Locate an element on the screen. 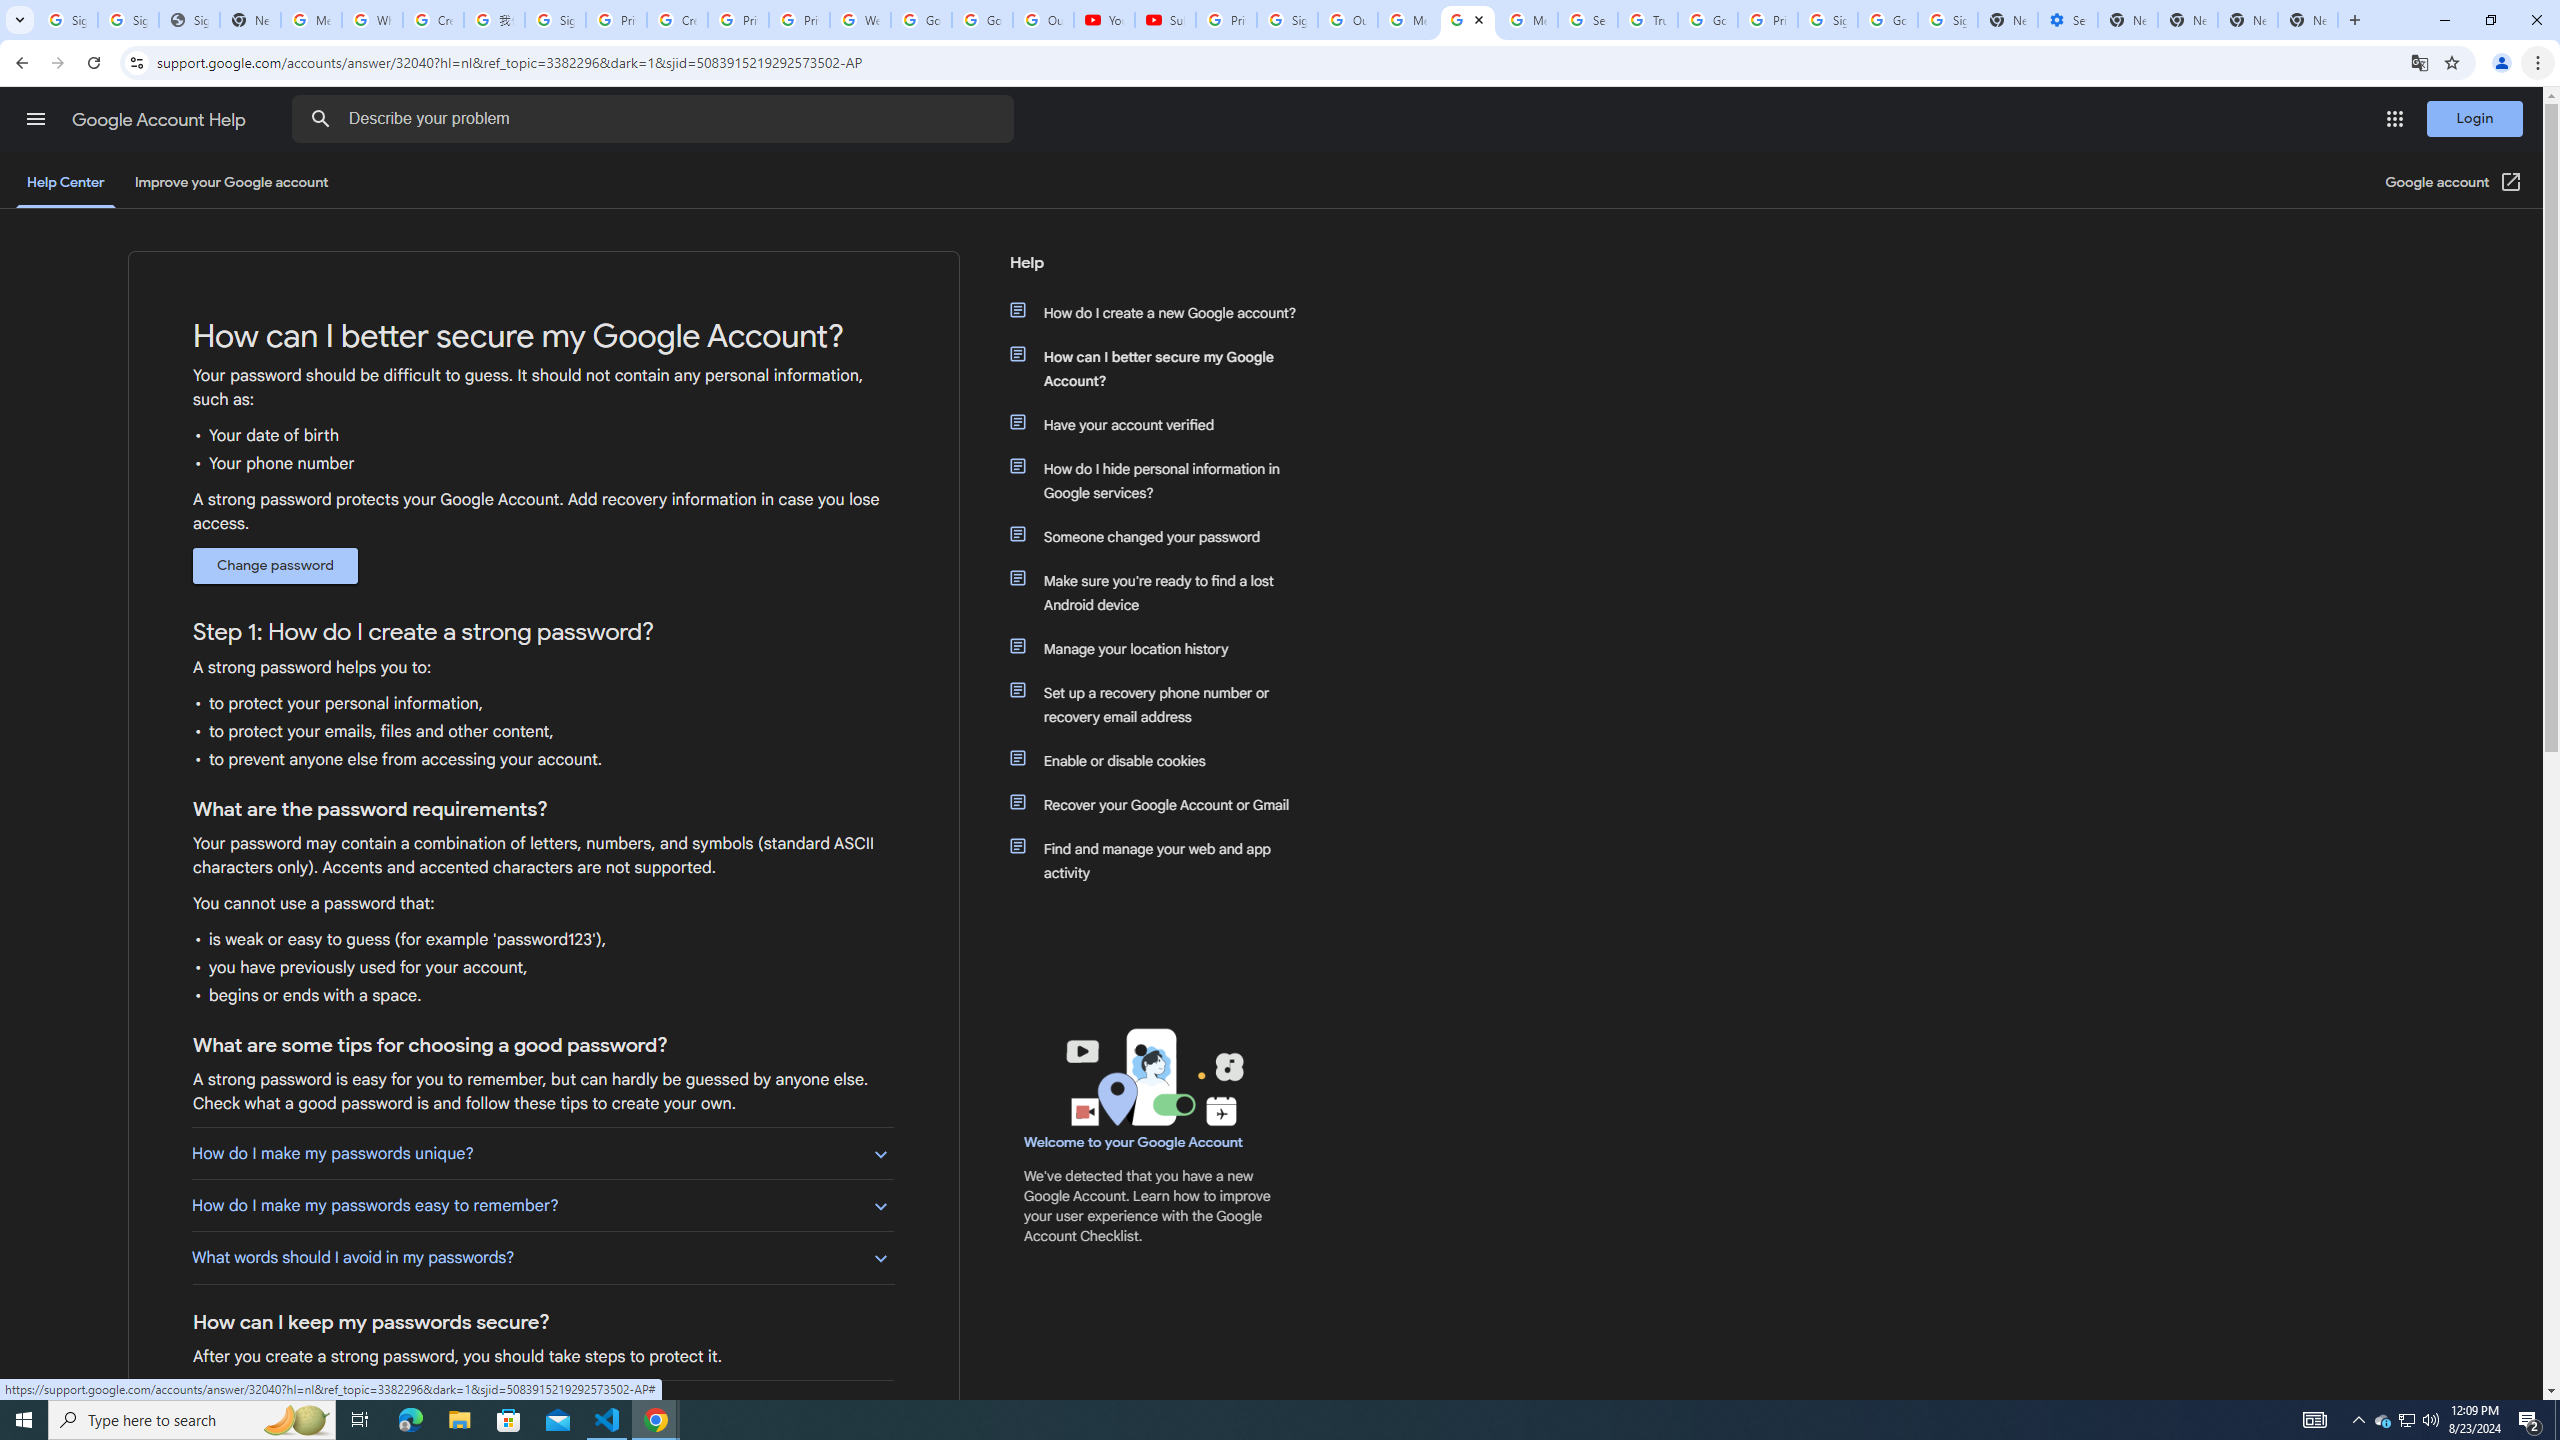 This screenshot has width=2560, height=1440. 'Help Center' is located at coordinates (65, 181).